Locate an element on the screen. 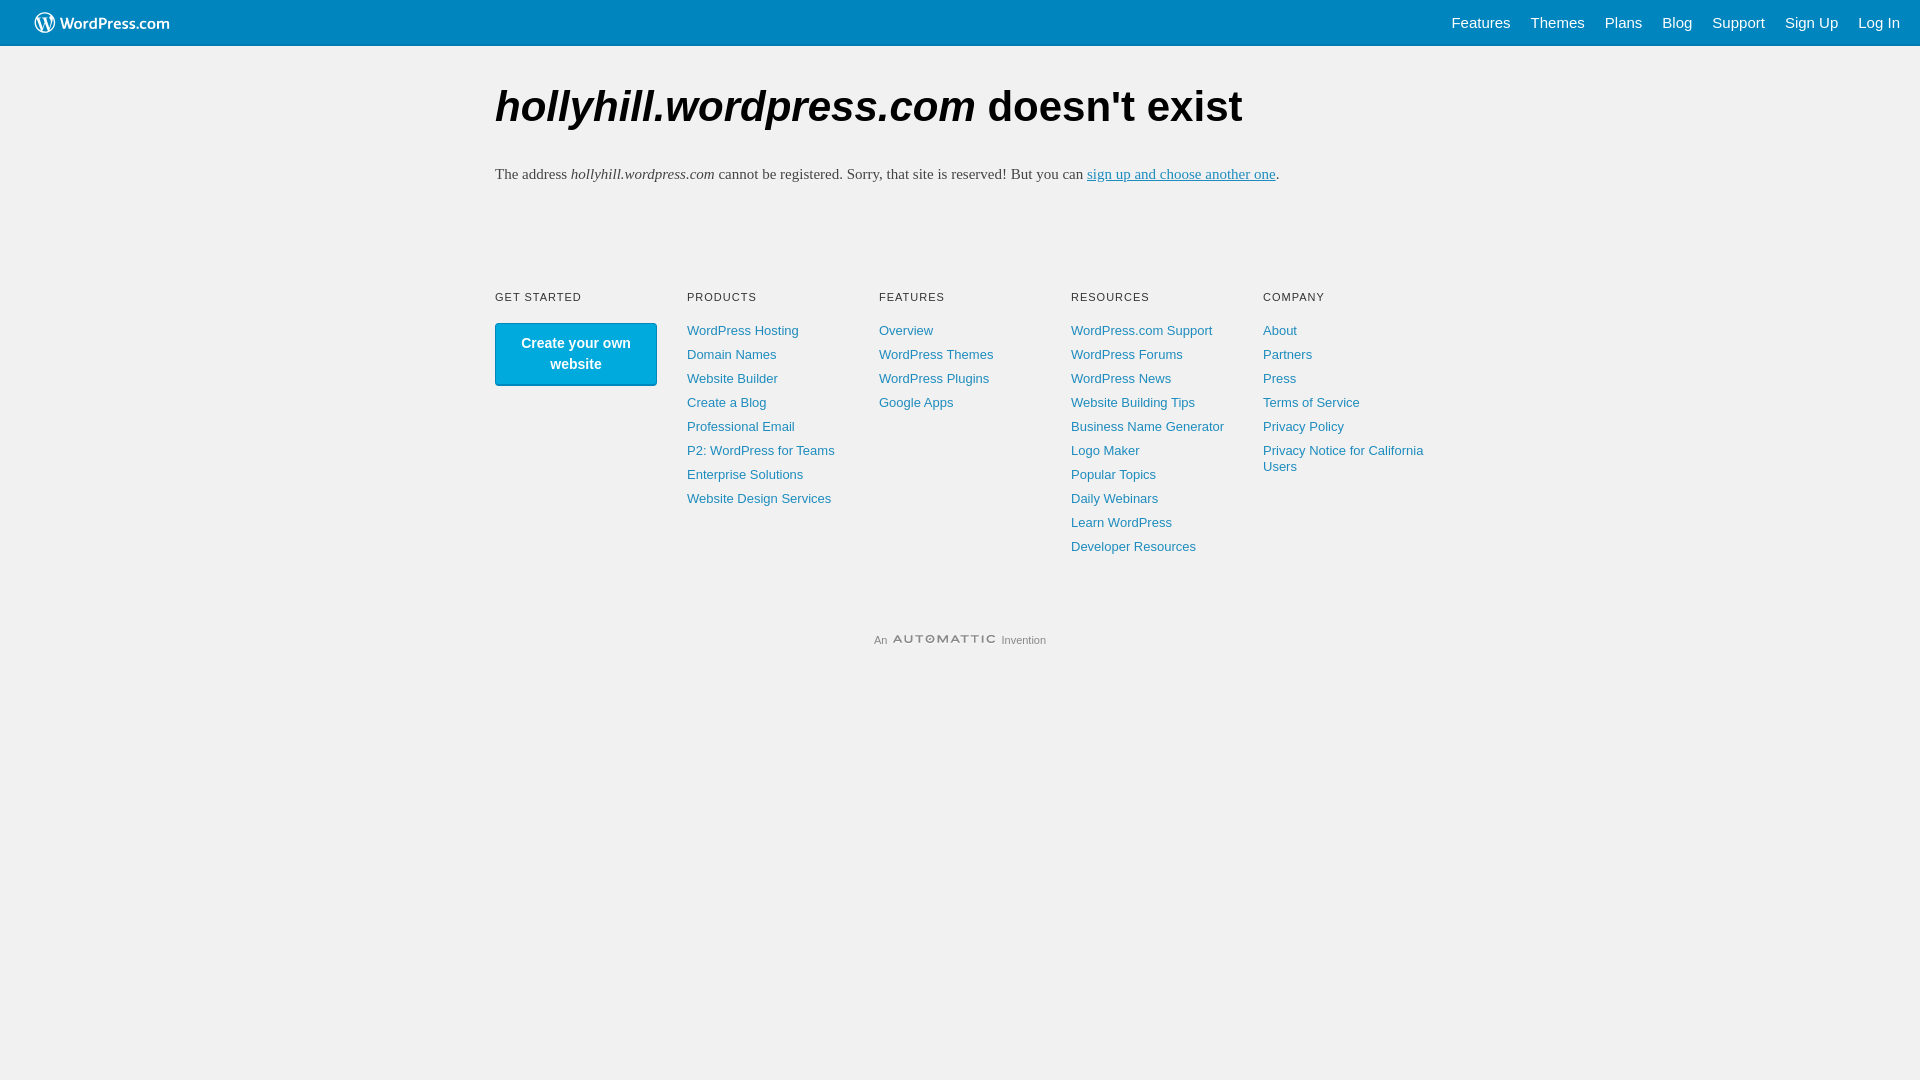 Image resolution: width=1920 pixels, height=1080 pixels. 'Log In' is located at coordinates (1877, 23).